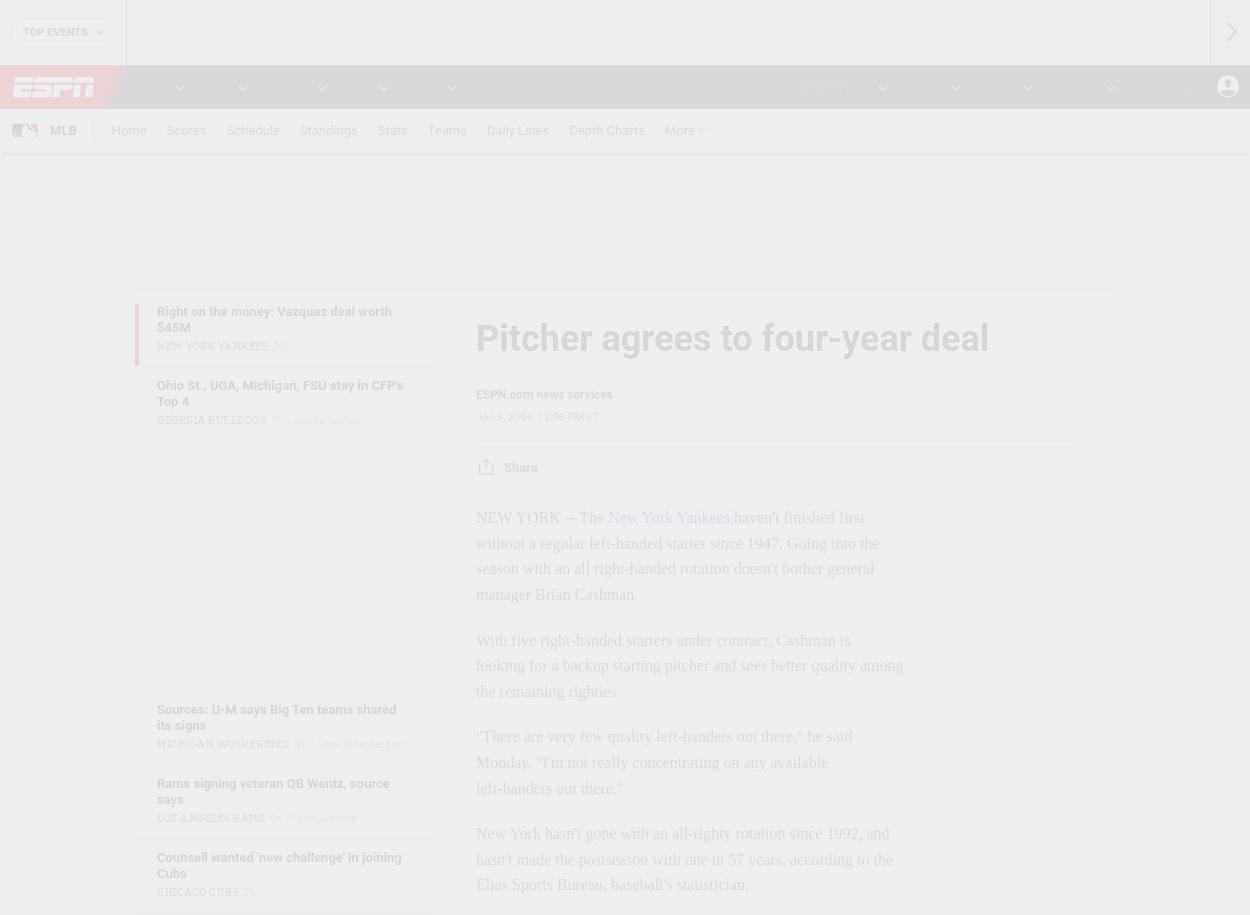 This screenshot has width=1250, height=915. Describe the element at coordinates (520, 465) in the screenshot. I see `'Share'` at that location.